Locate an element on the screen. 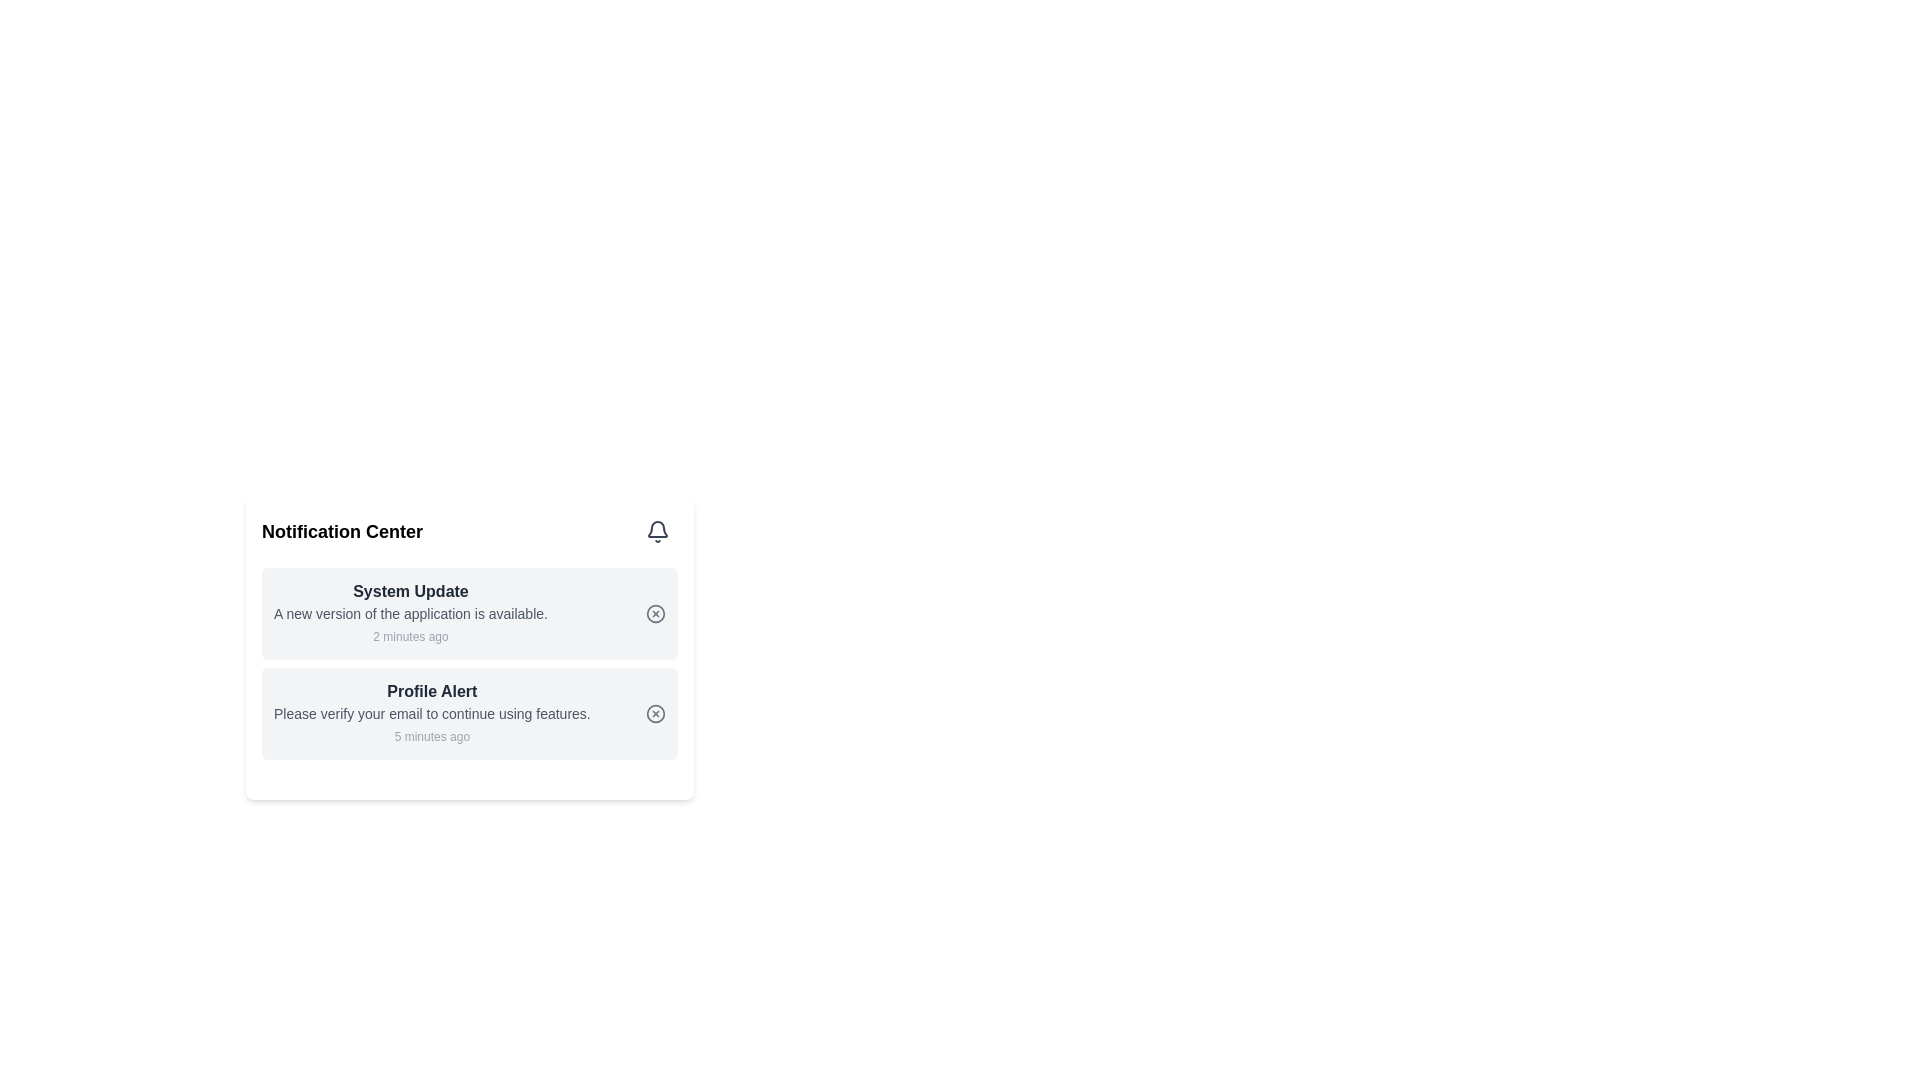 Image resolution: width=1920 pixels, height=1080 pixels. the text label that serves as the title or heading of the notification, which is positioned at the upper section of the notification card is located at coordinates (410, 590).